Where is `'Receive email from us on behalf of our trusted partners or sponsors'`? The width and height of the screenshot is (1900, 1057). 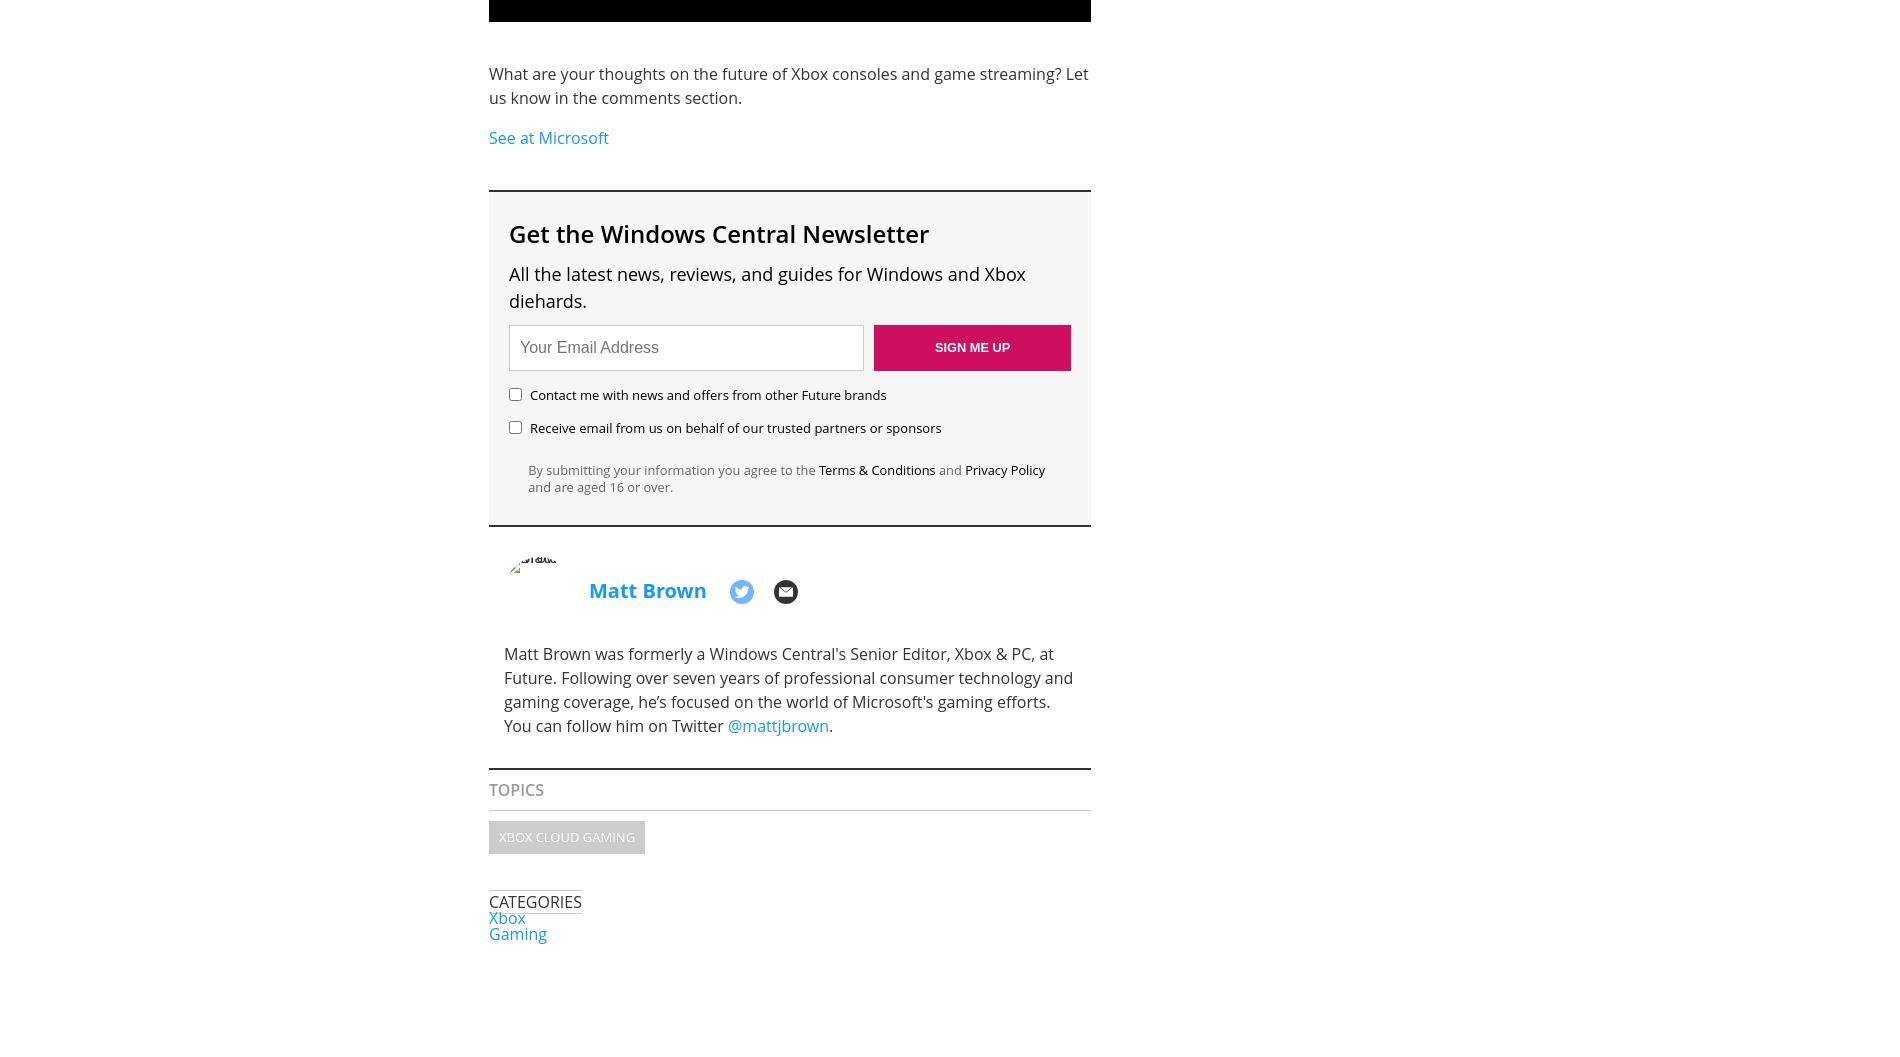
'Receive email from us on behalf of our trusted partners or sponsors' is located at coordinates (734, 426).